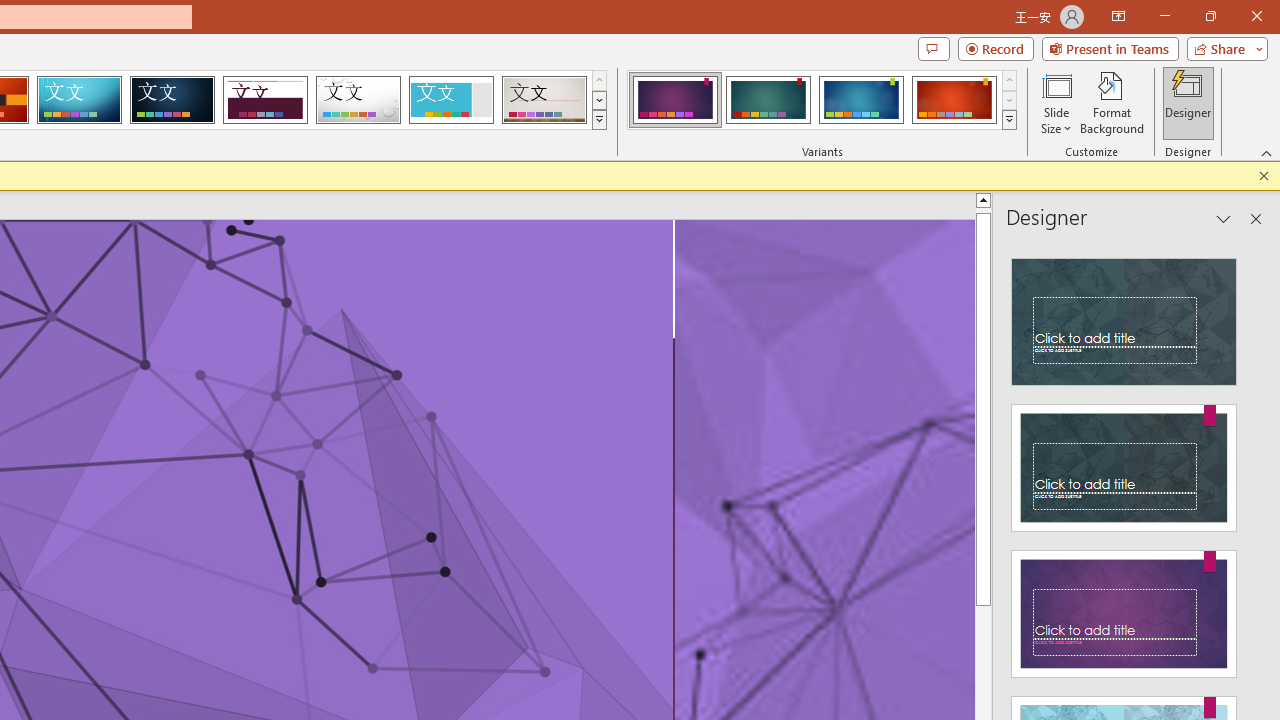 Image resolution: width=1280 pixels, height=720 pixels. I want to click on 'Close this message', so click(1263, 175).